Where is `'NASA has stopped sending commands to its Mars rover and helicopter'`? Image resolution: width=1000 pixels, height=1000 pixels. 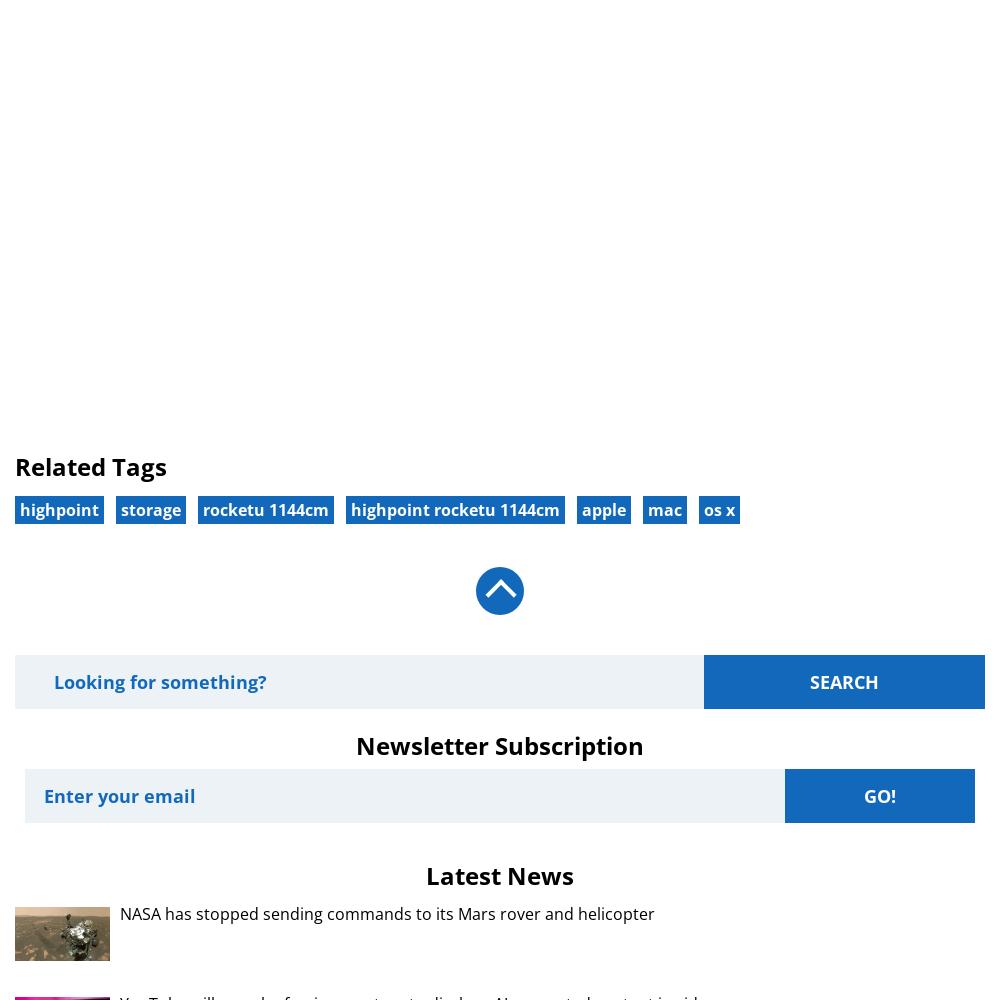
'NASA has stopped sending commands to its Mars rover and helicopter' is located at coordinates (387, 913).